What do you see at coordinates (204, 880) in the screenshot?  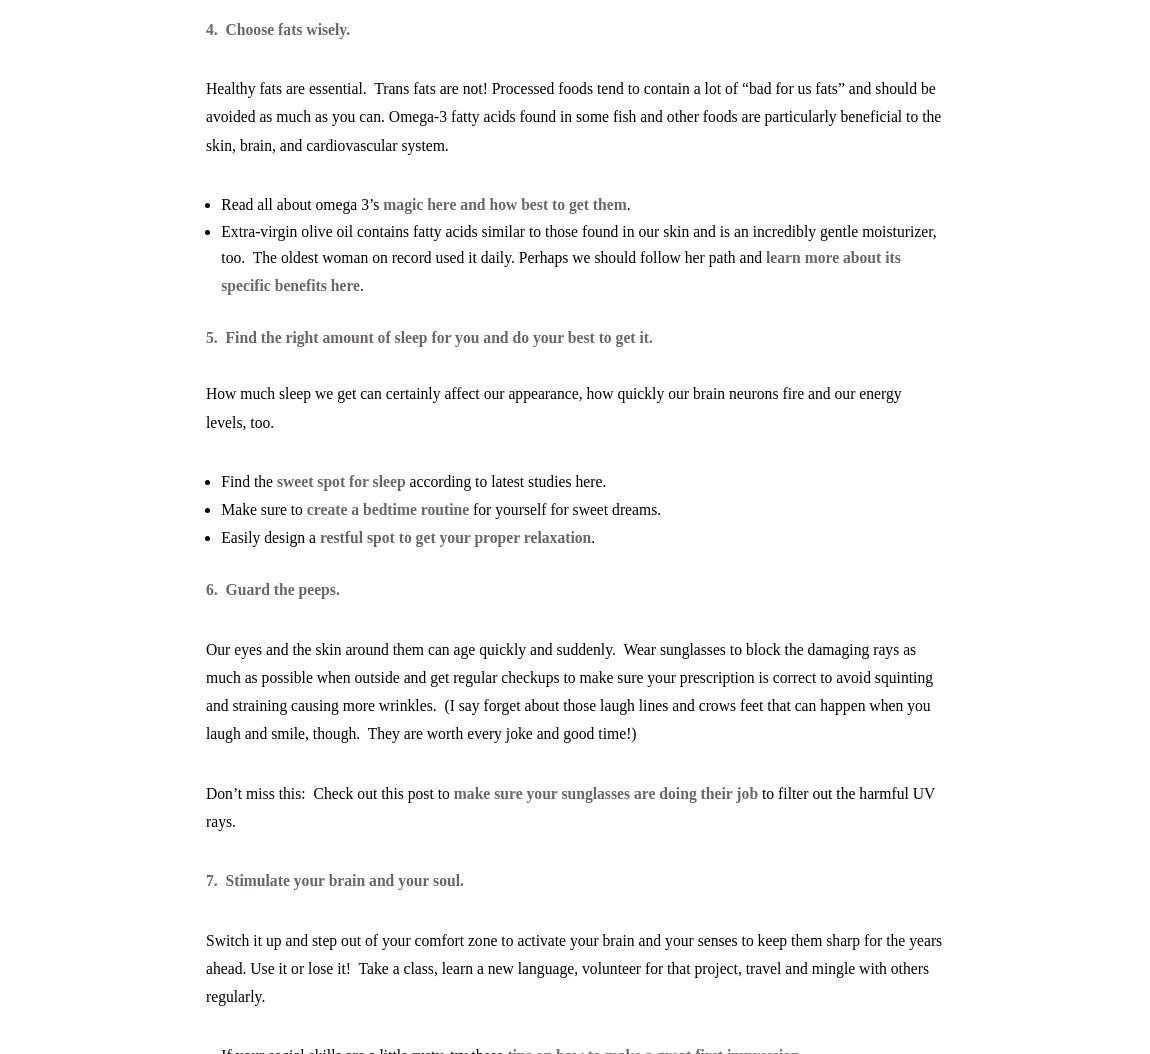 I see `'7.  Stimulate your brain and your soul.'` at bounding box center [204, 880].